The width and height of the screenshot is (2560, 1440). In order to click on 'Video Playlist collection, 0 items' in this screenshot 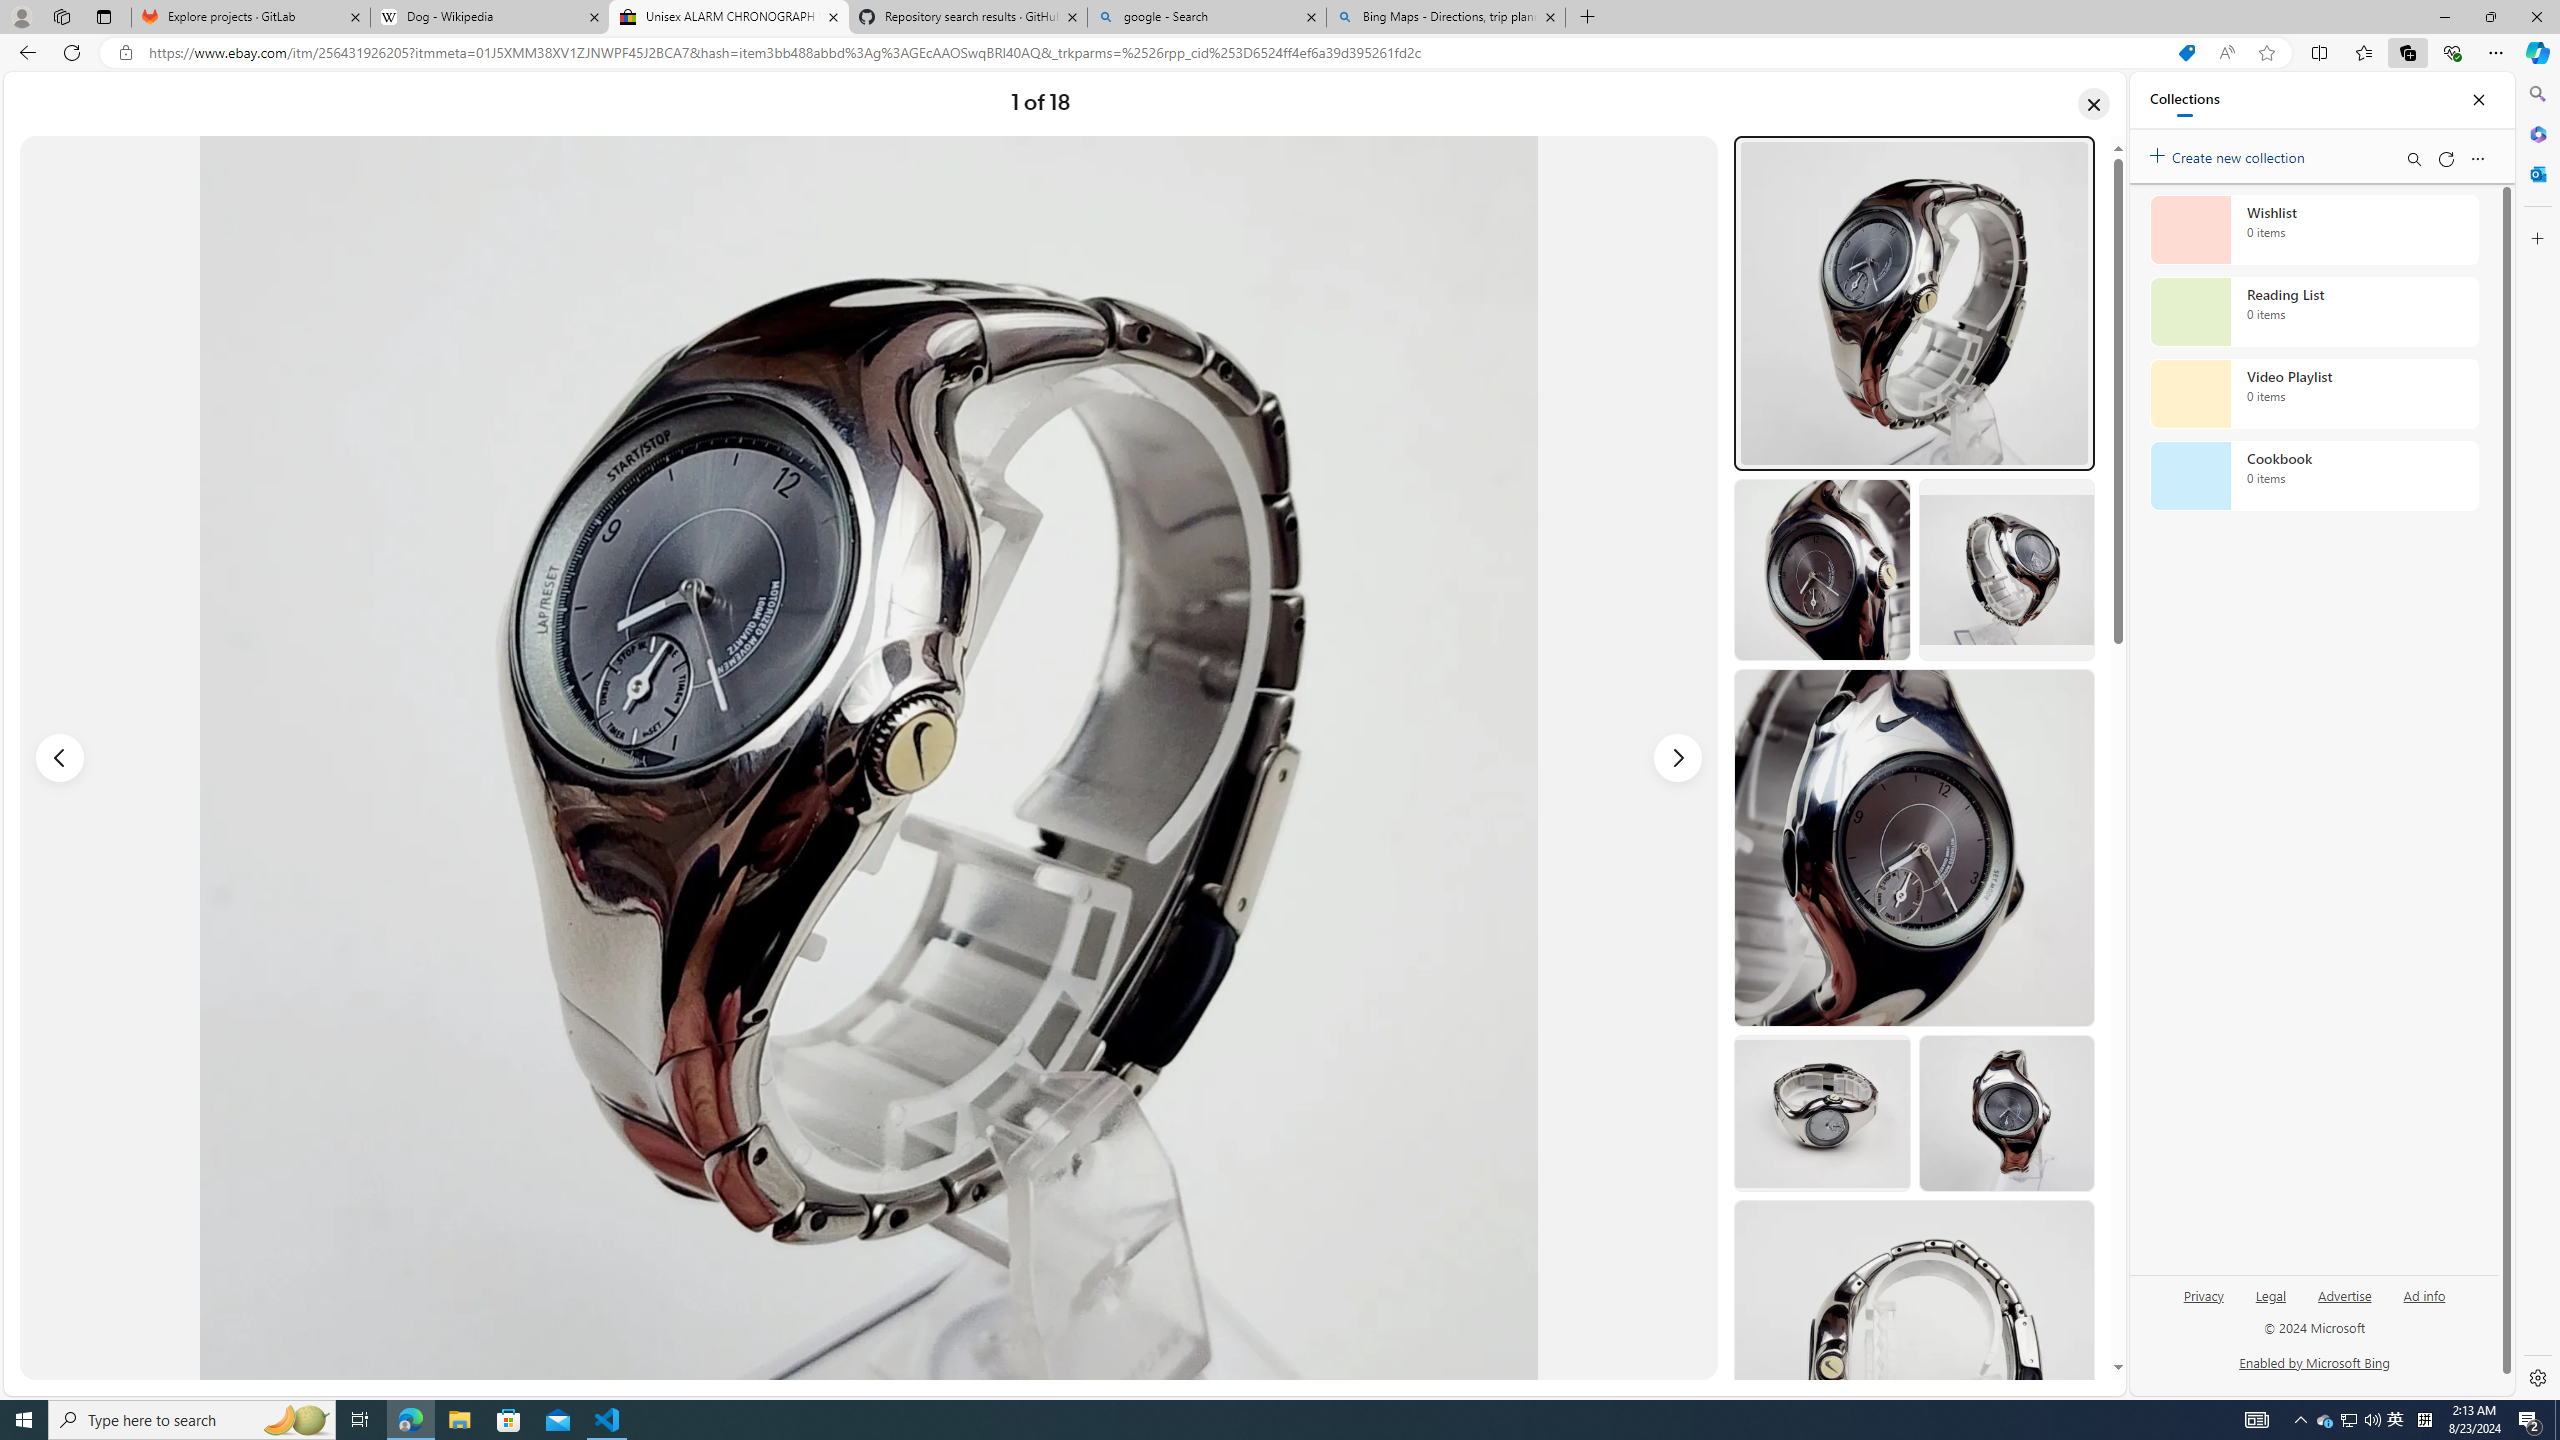, I will do `click(2314, 392)`.